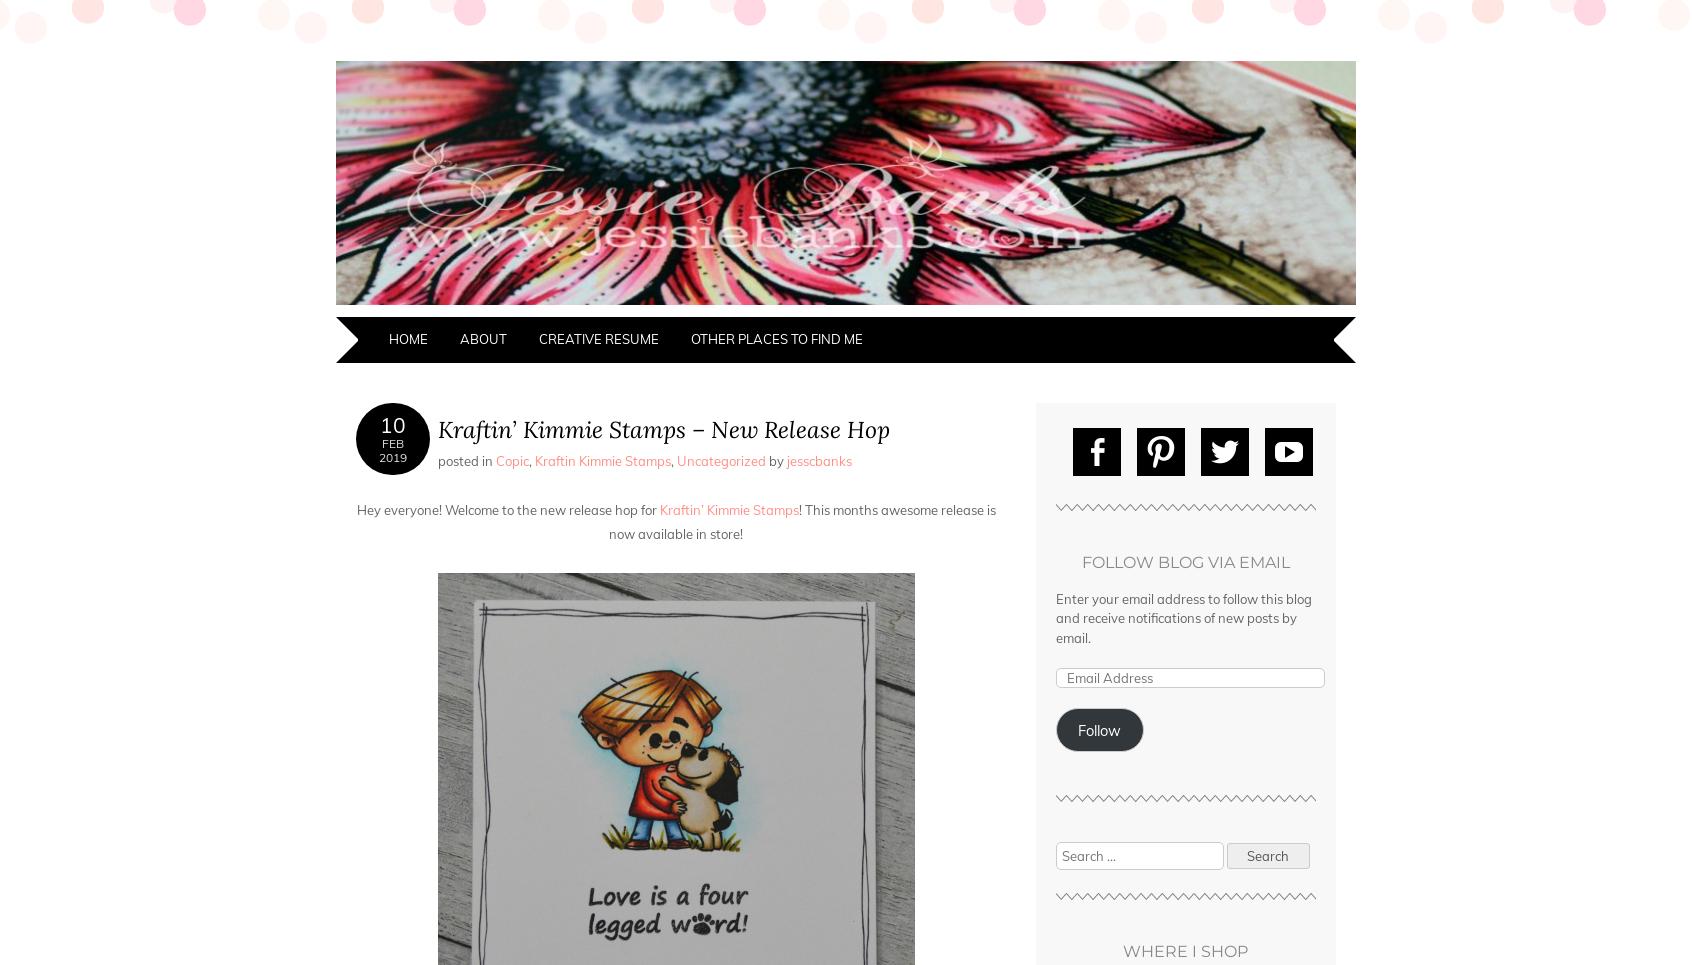 The width and height of the screenshot is (1692, 965). I want to click on 'Follow Blog via Email', so click(1184, 561).